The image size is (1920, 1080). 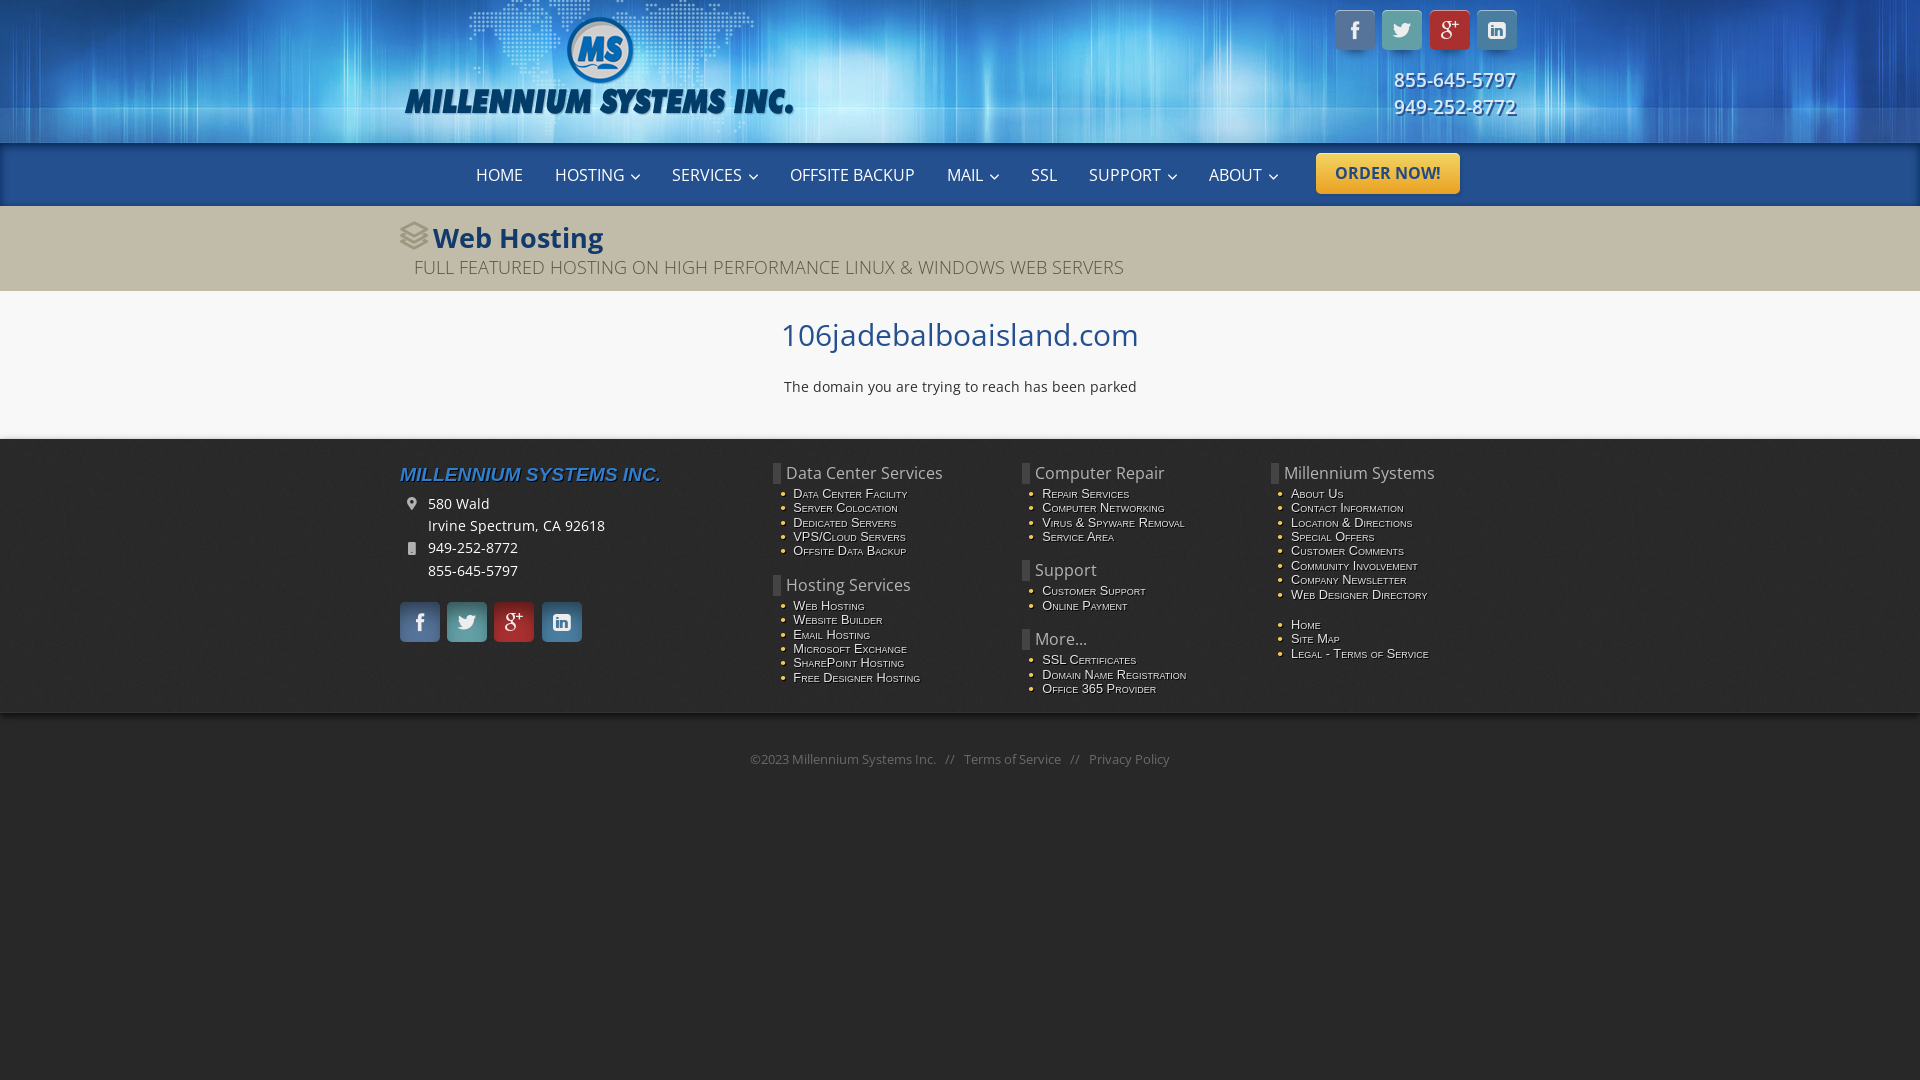 What do you see at coordinates (1077, 535) in the screenshot?
I see `'Service Area'` at bounding box center [1077, 535].